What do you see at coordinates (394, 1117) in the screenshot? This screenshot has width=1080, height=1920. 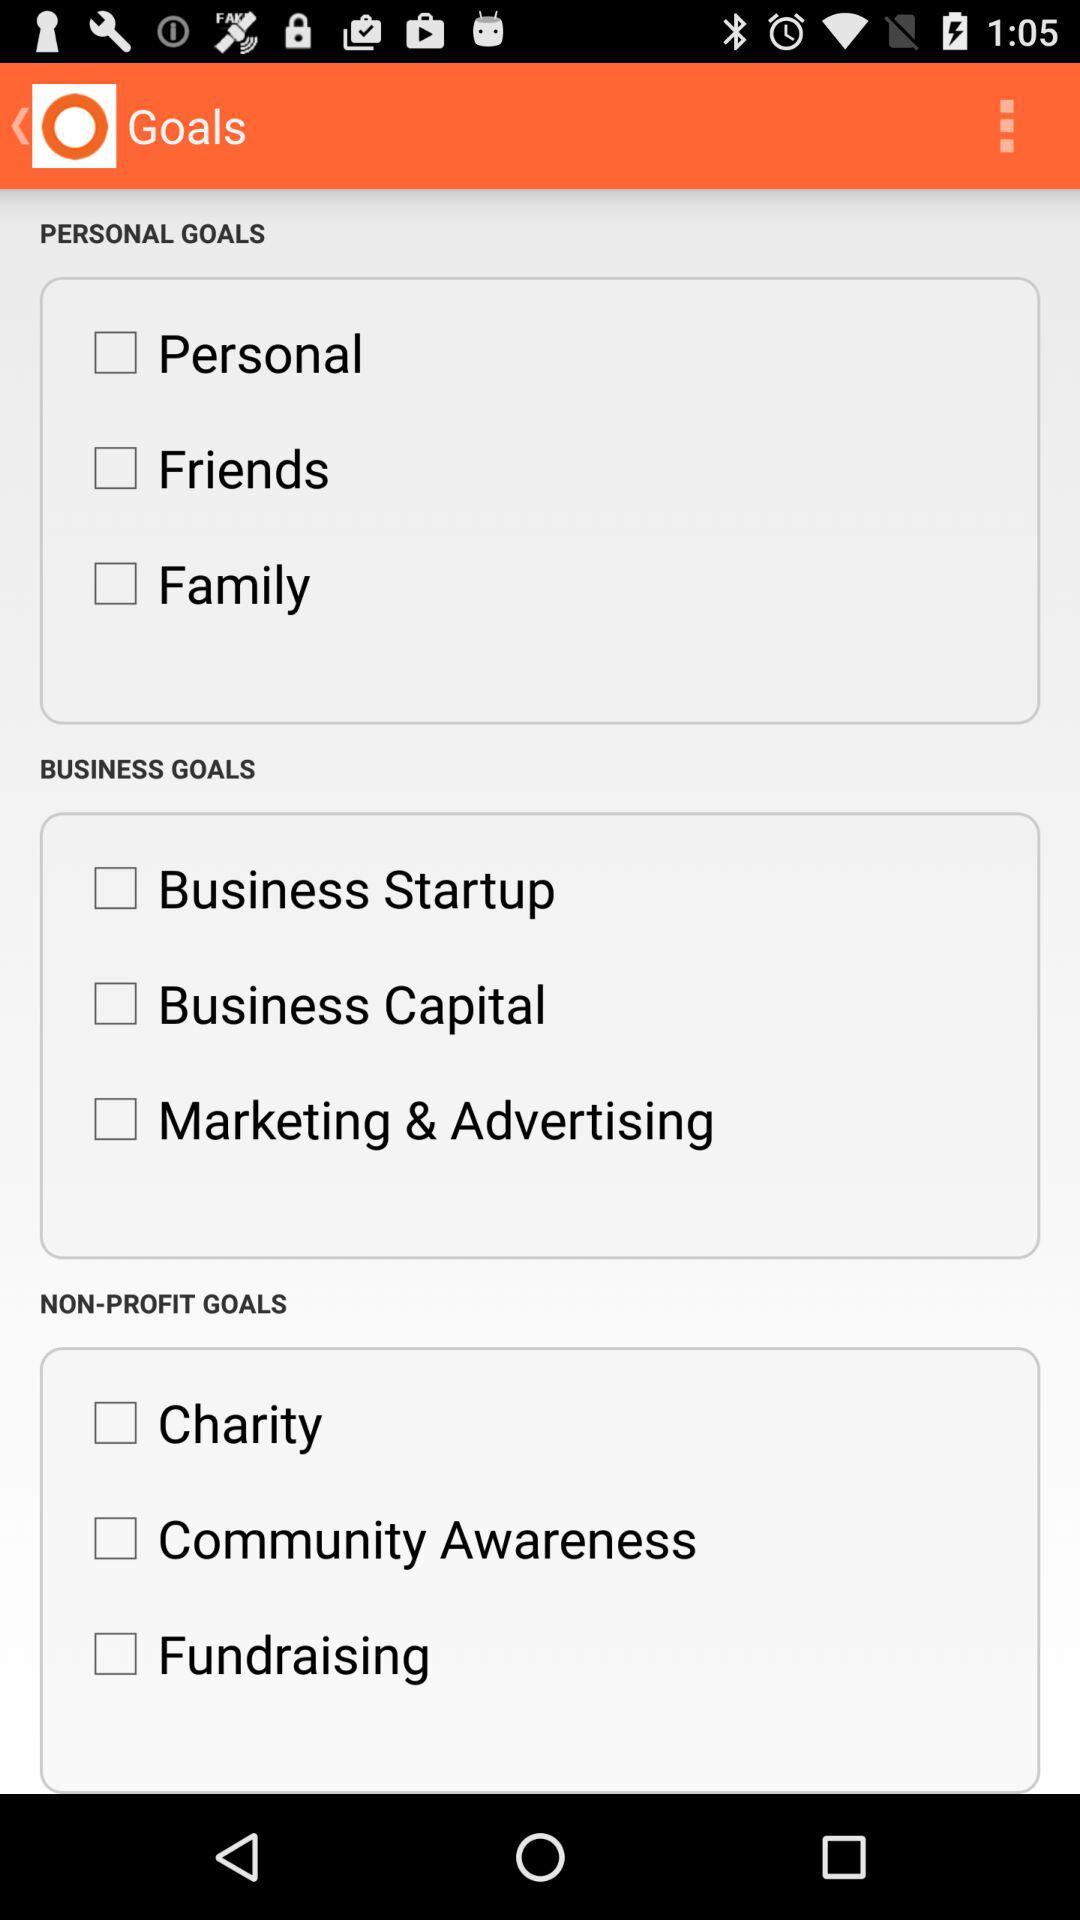 I see `item below the business capital` at bounding box center [394, 1117].